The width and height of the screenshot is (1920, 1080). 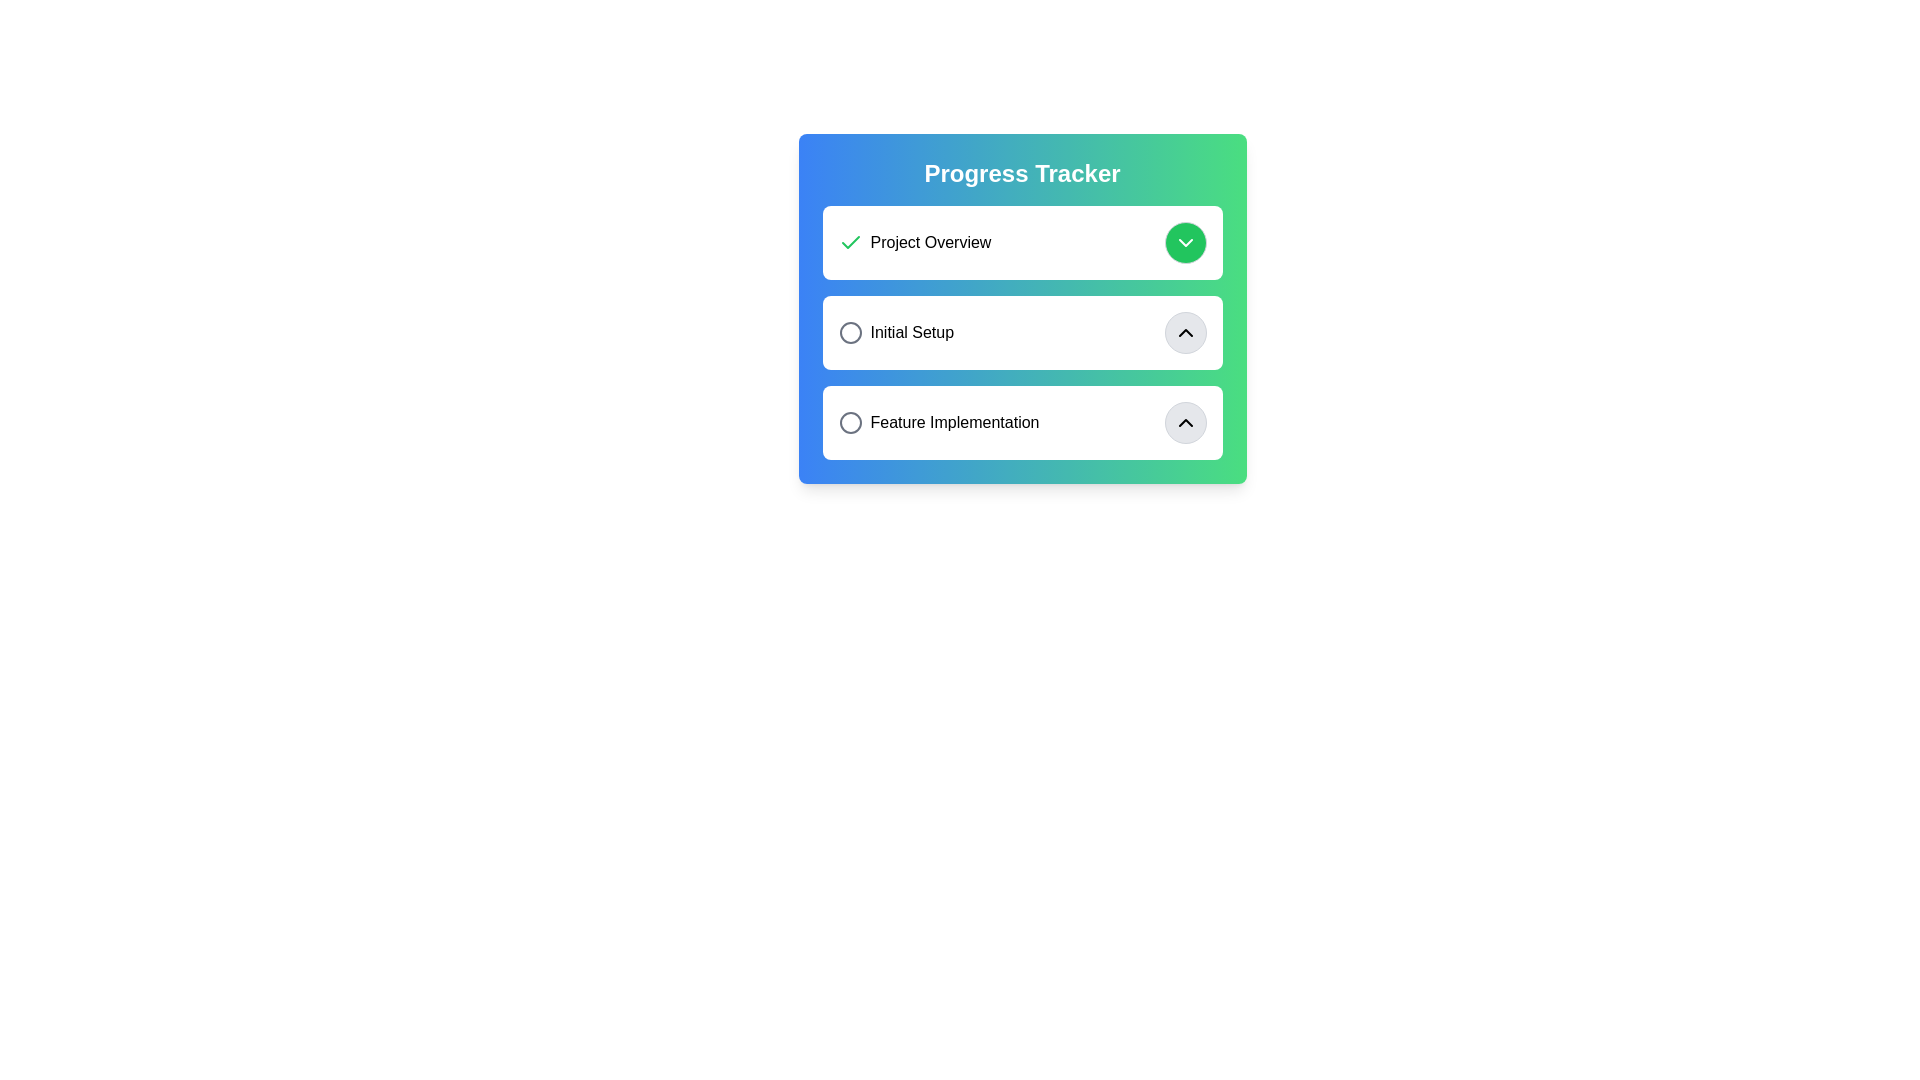 I want to click on the green checkmark icon indicating completion or success in the 'Project Overview' section of the progress tracker, so click(x=850, y=241).